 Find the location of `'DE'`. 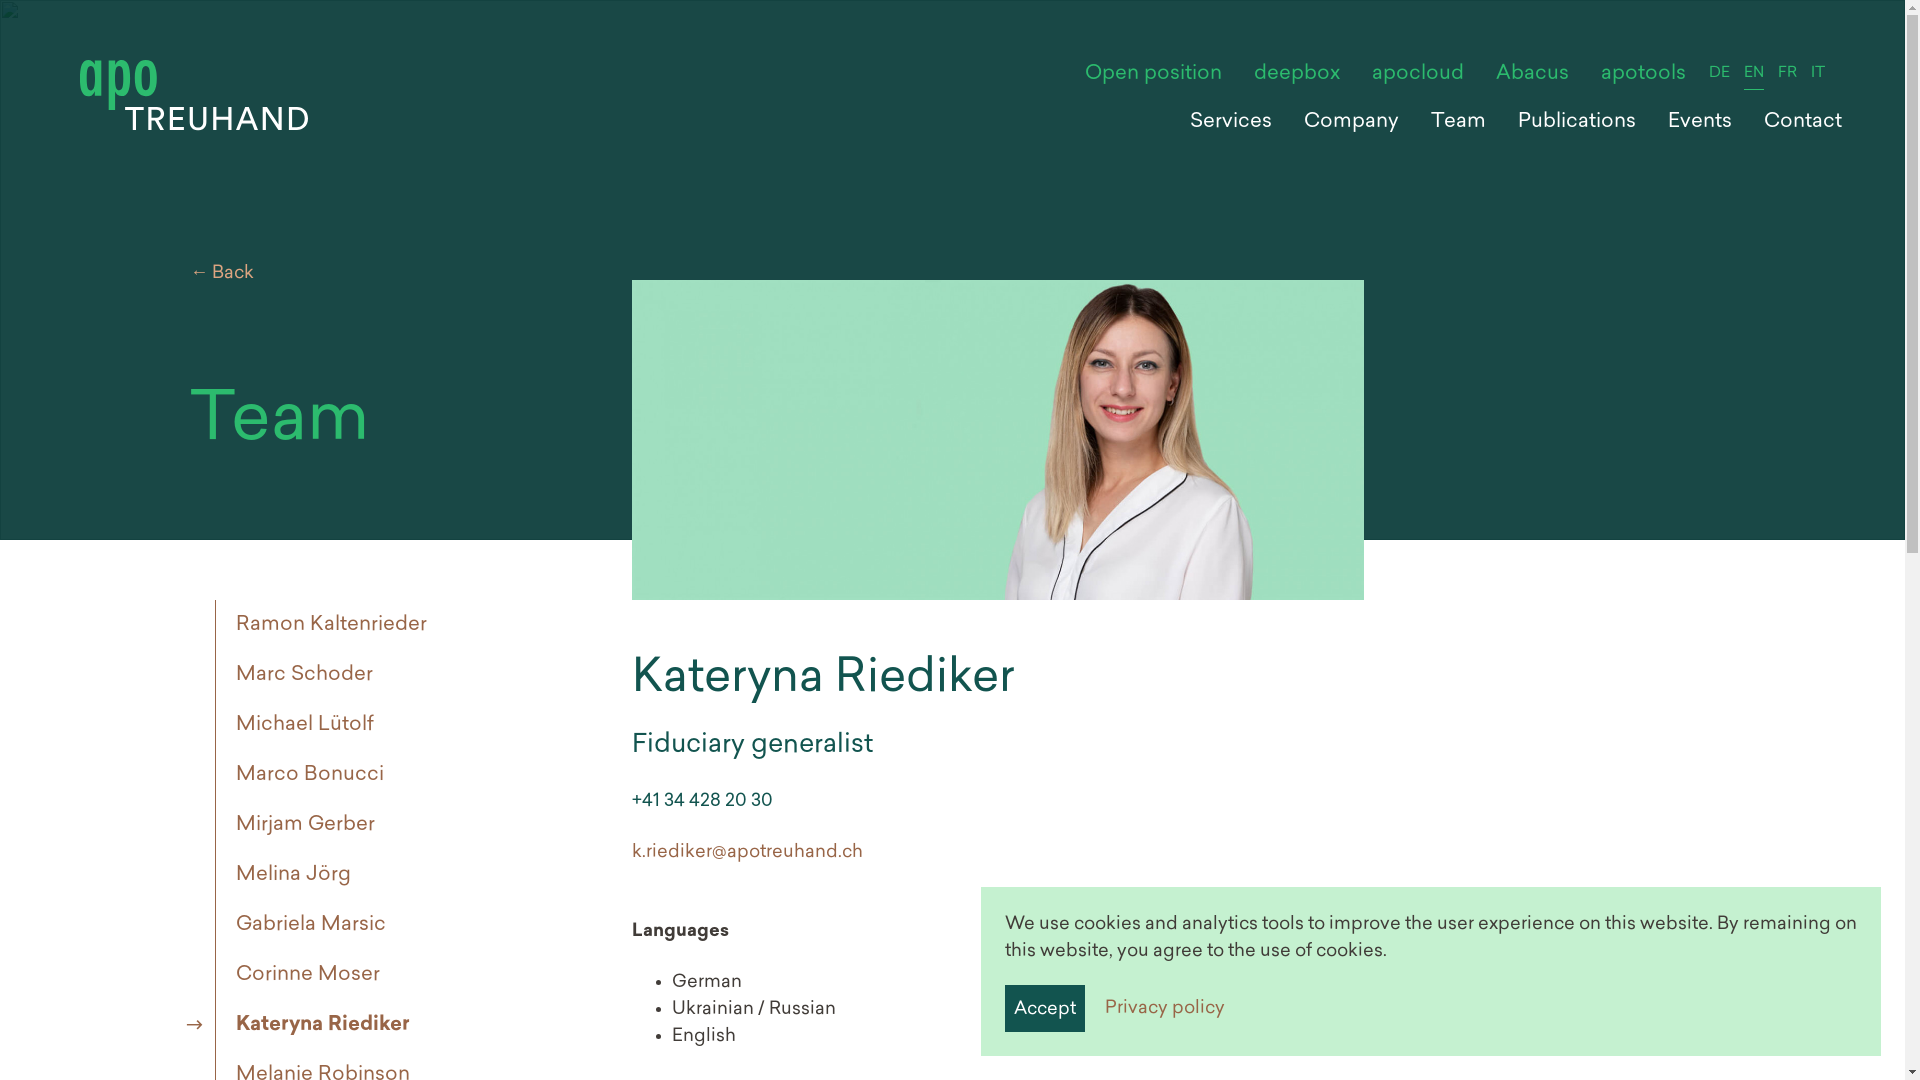

'DE' is located at coordinates (1701, 72).